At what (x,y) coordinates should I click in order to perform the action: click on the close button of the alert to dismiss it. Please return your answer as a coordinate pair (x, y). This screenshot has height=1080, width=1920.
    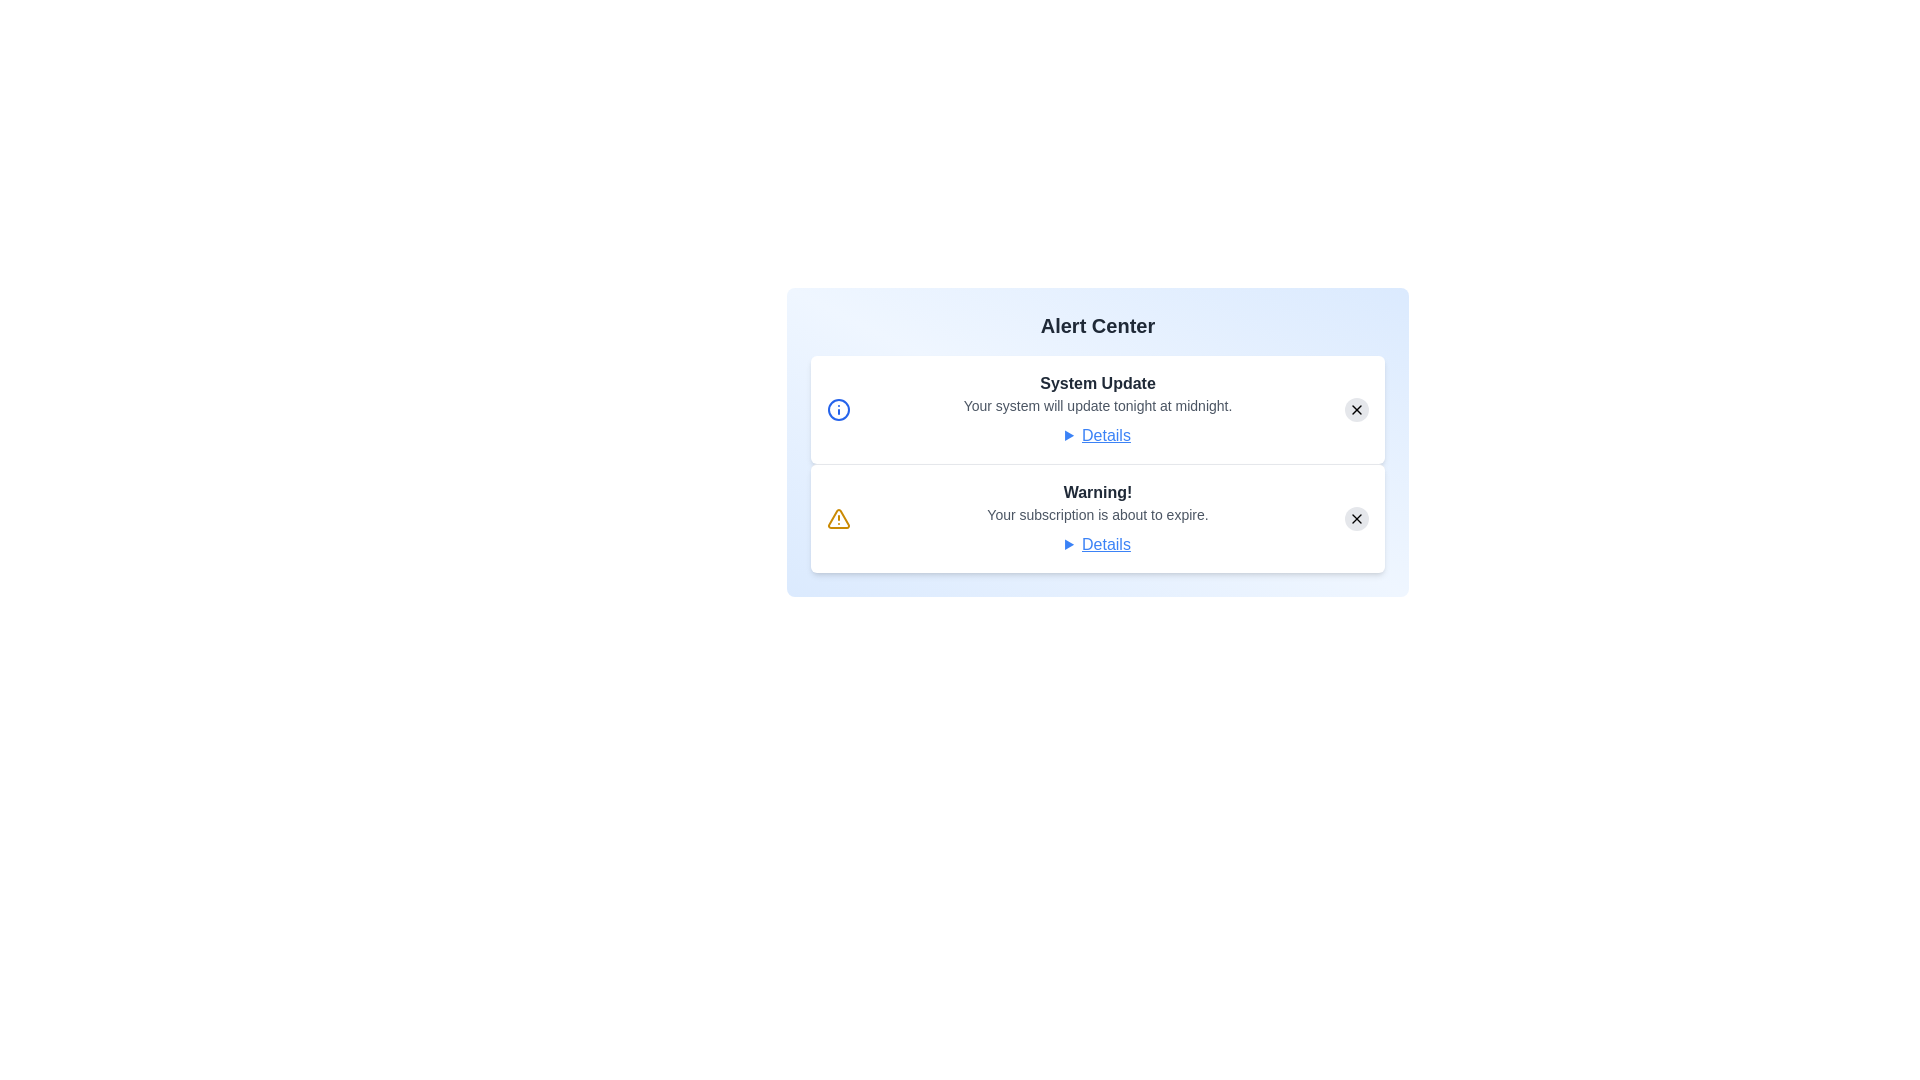
    Looking at the image, I should click on (1357, 408).